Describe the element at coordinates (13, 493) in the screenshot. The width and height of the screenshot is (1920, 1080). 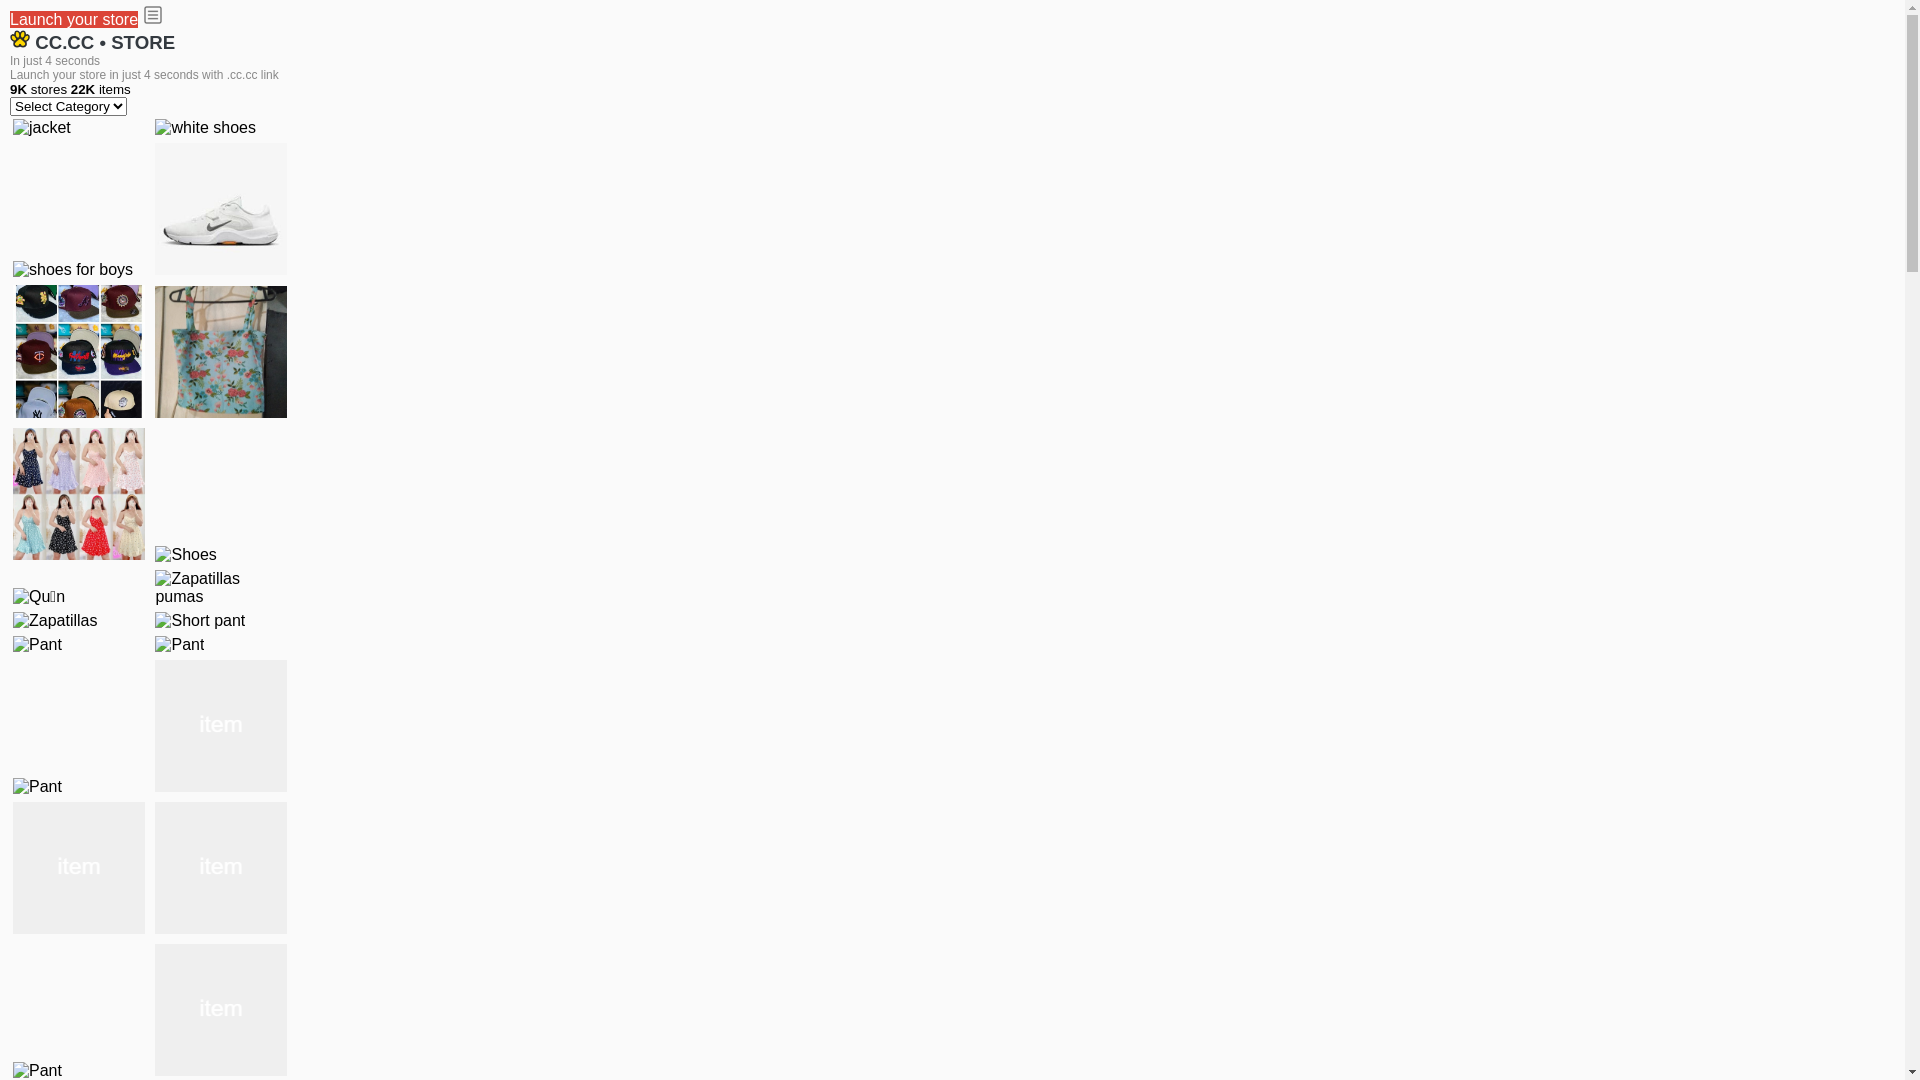
I see `'Dress/square nect top'` at that location.